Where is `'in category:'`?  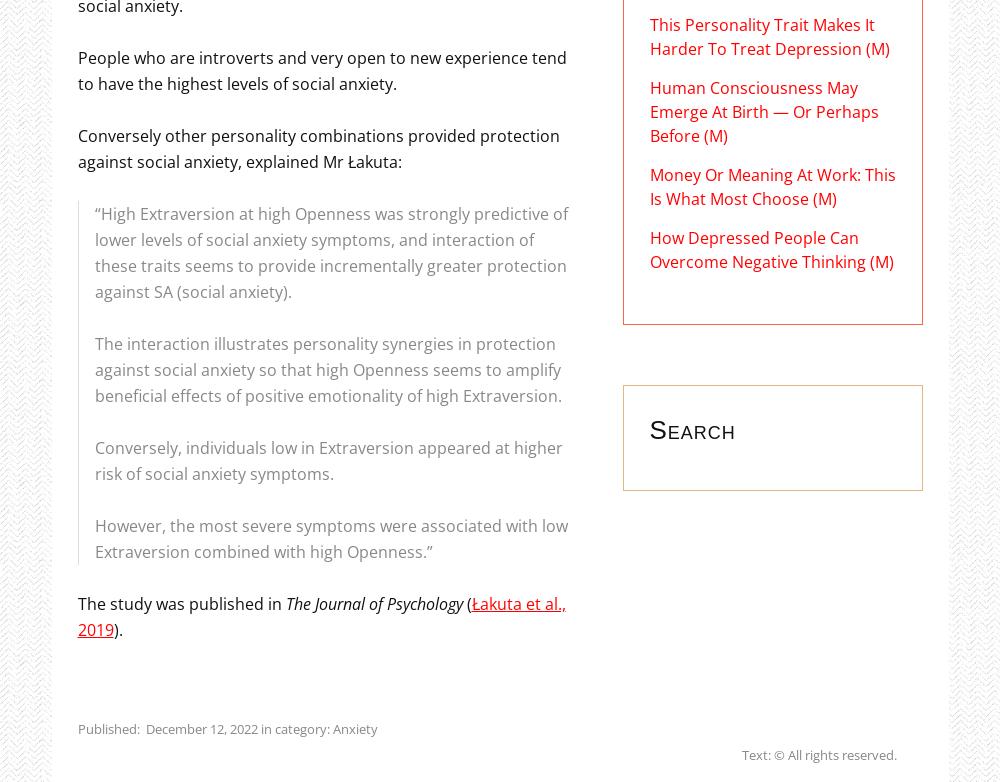 'in category:' is located at coordinates (294, 726).